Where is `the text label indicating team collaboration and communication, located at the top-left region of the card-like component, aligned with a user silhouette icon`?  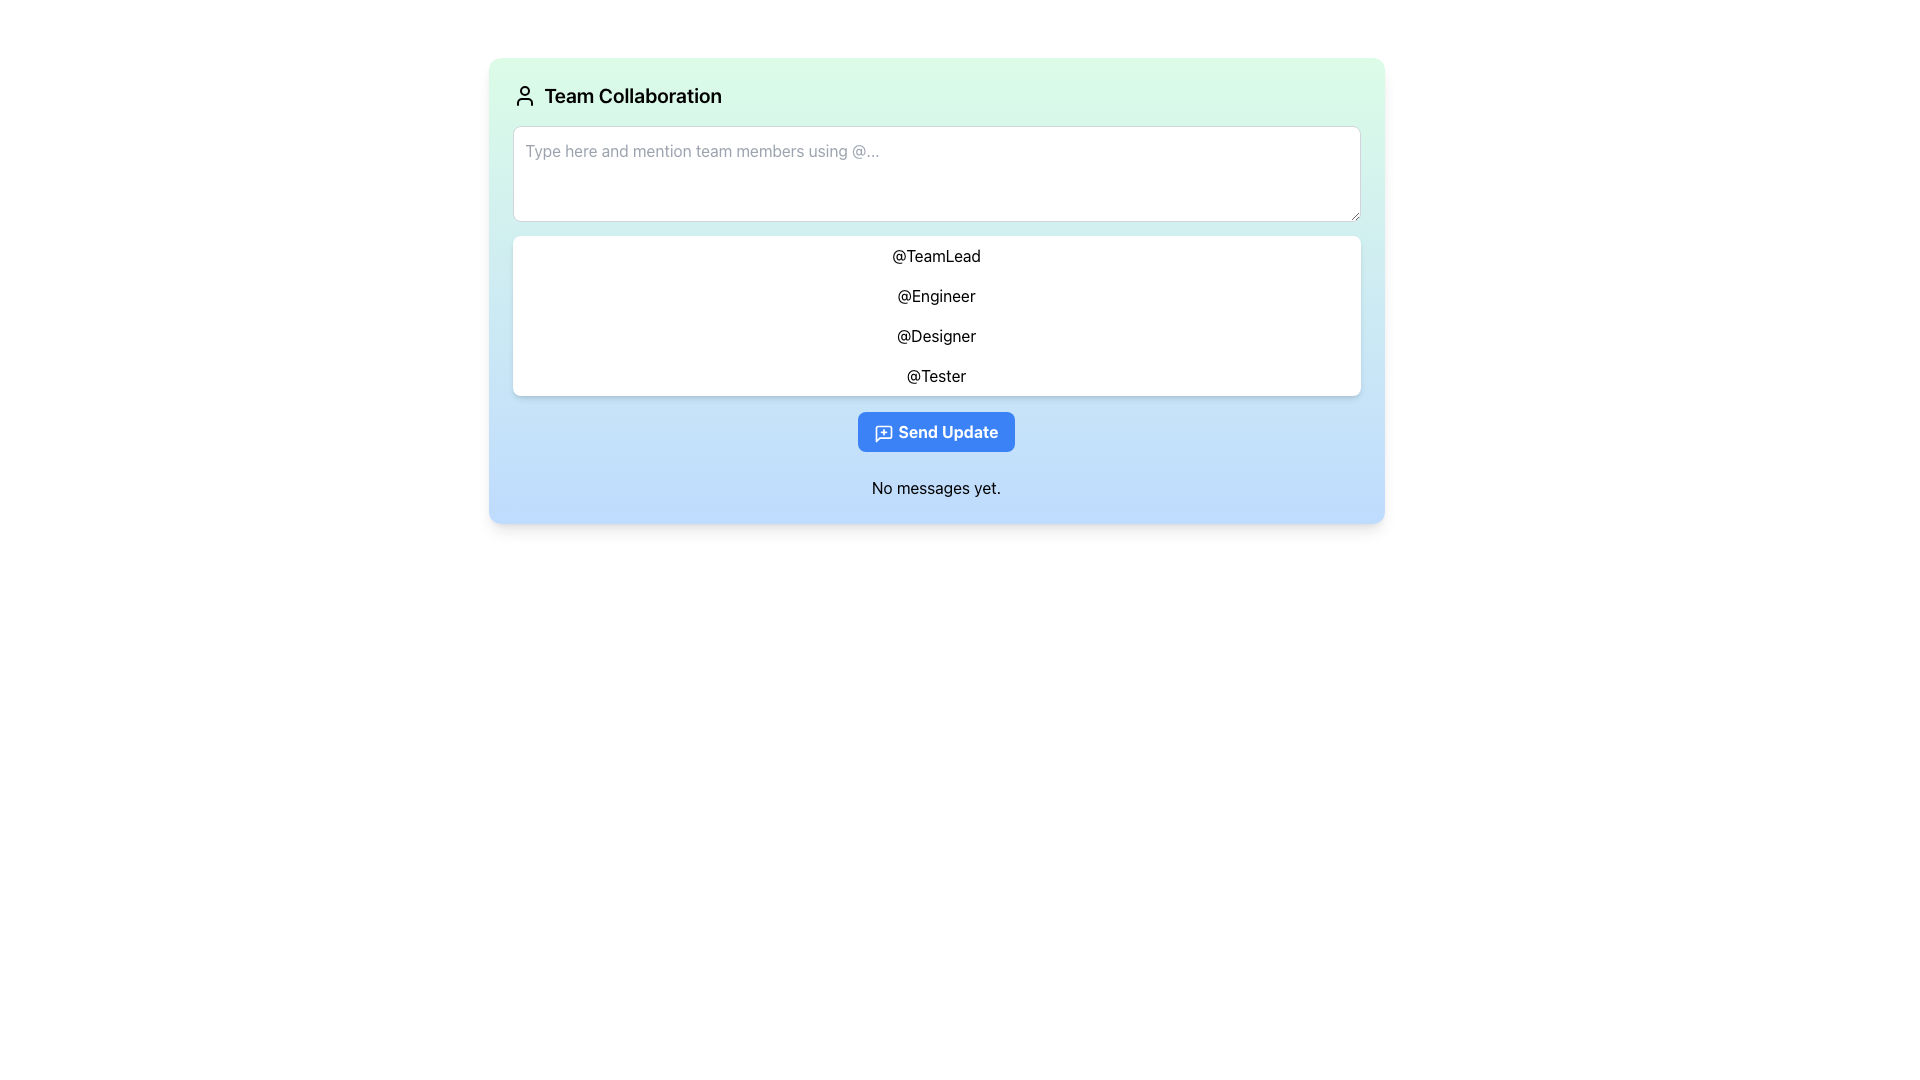 the text label indicating team collaboration and communication, located at the top-left region of the card-like component, aligned with a user silhouette icon is located at coordinates (632, 96).